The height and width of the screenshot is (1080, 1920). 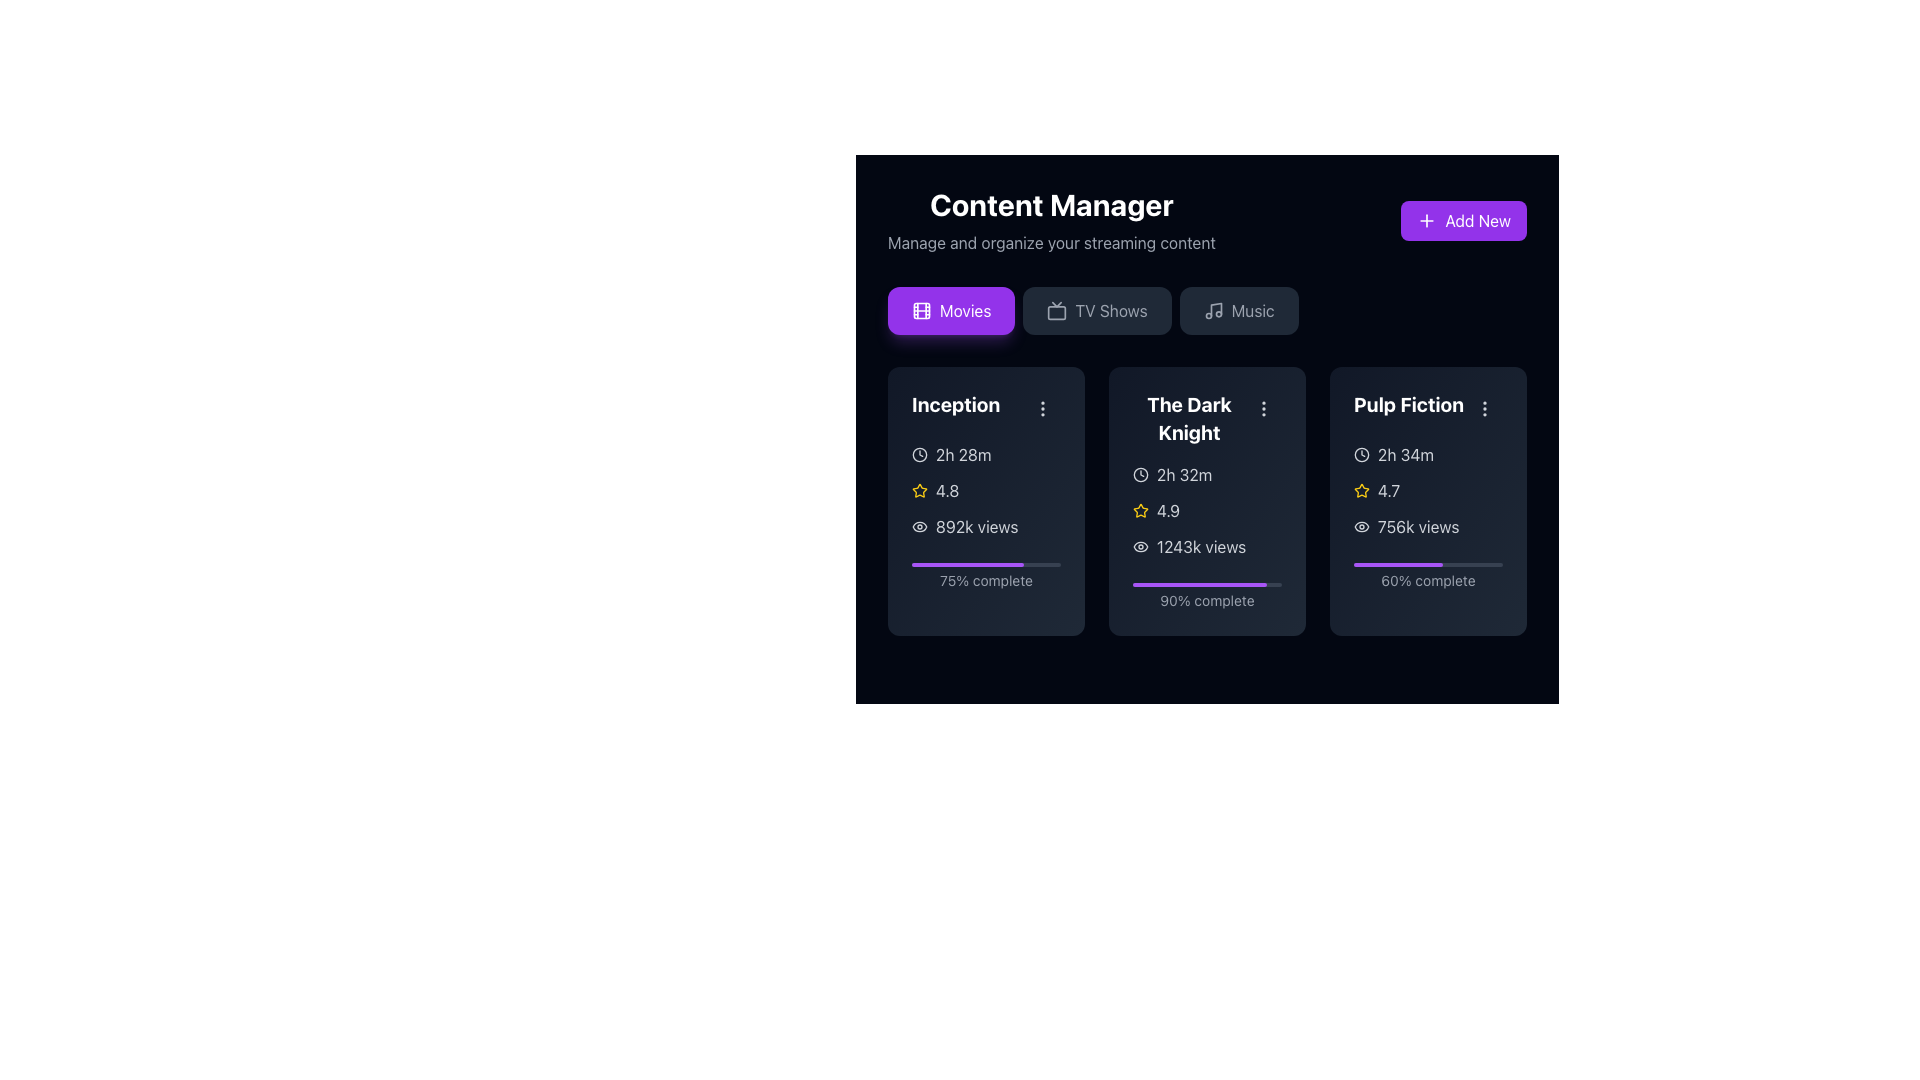 I want to click on the navigation Text Label that displays TV show-specific information, which is located centrally among the menu options, flanked by 'Movies' and 'Music', so click(x=1110, y=311).